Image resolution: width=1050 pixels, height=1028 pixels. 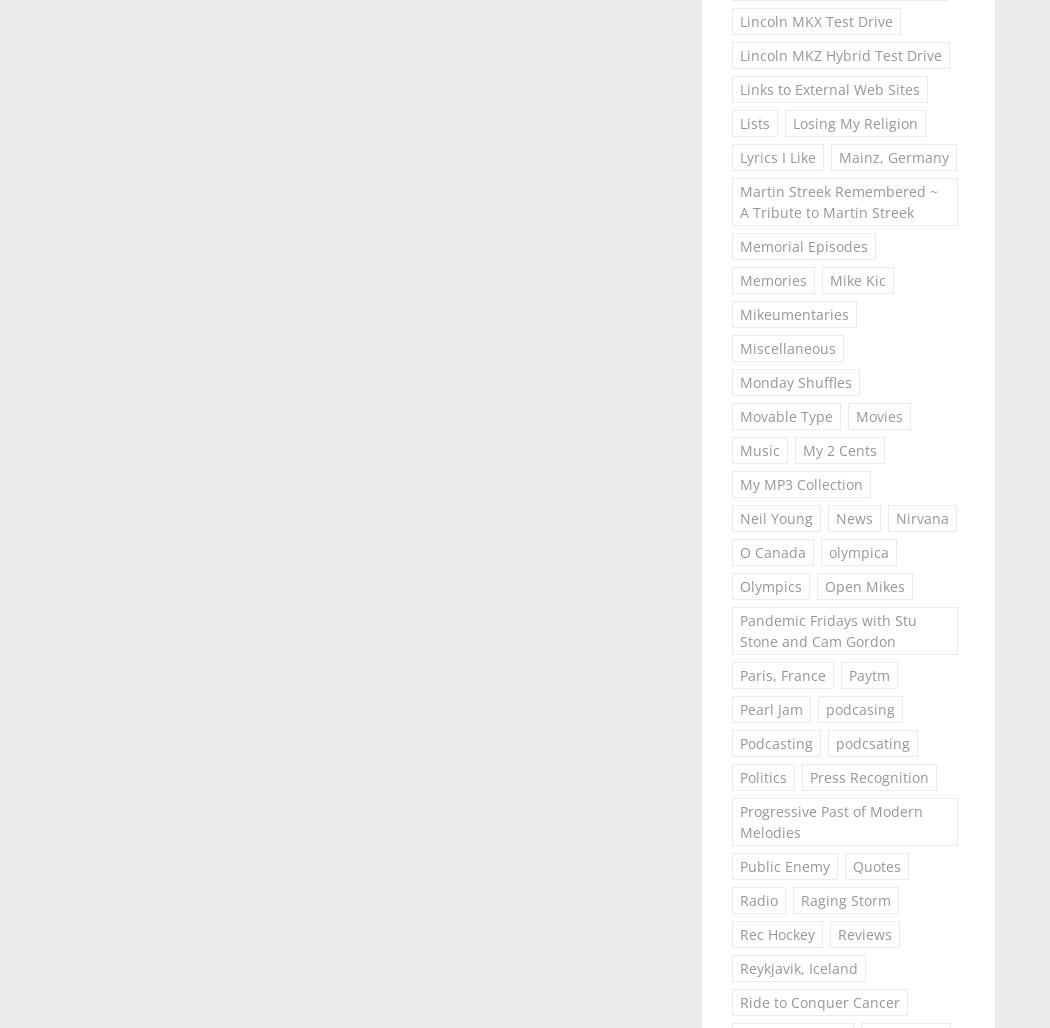 What do you see at coordinates (838, 450) in the screenshot?
I see `'My 2 Cents'` at bounding box center [838, 450].